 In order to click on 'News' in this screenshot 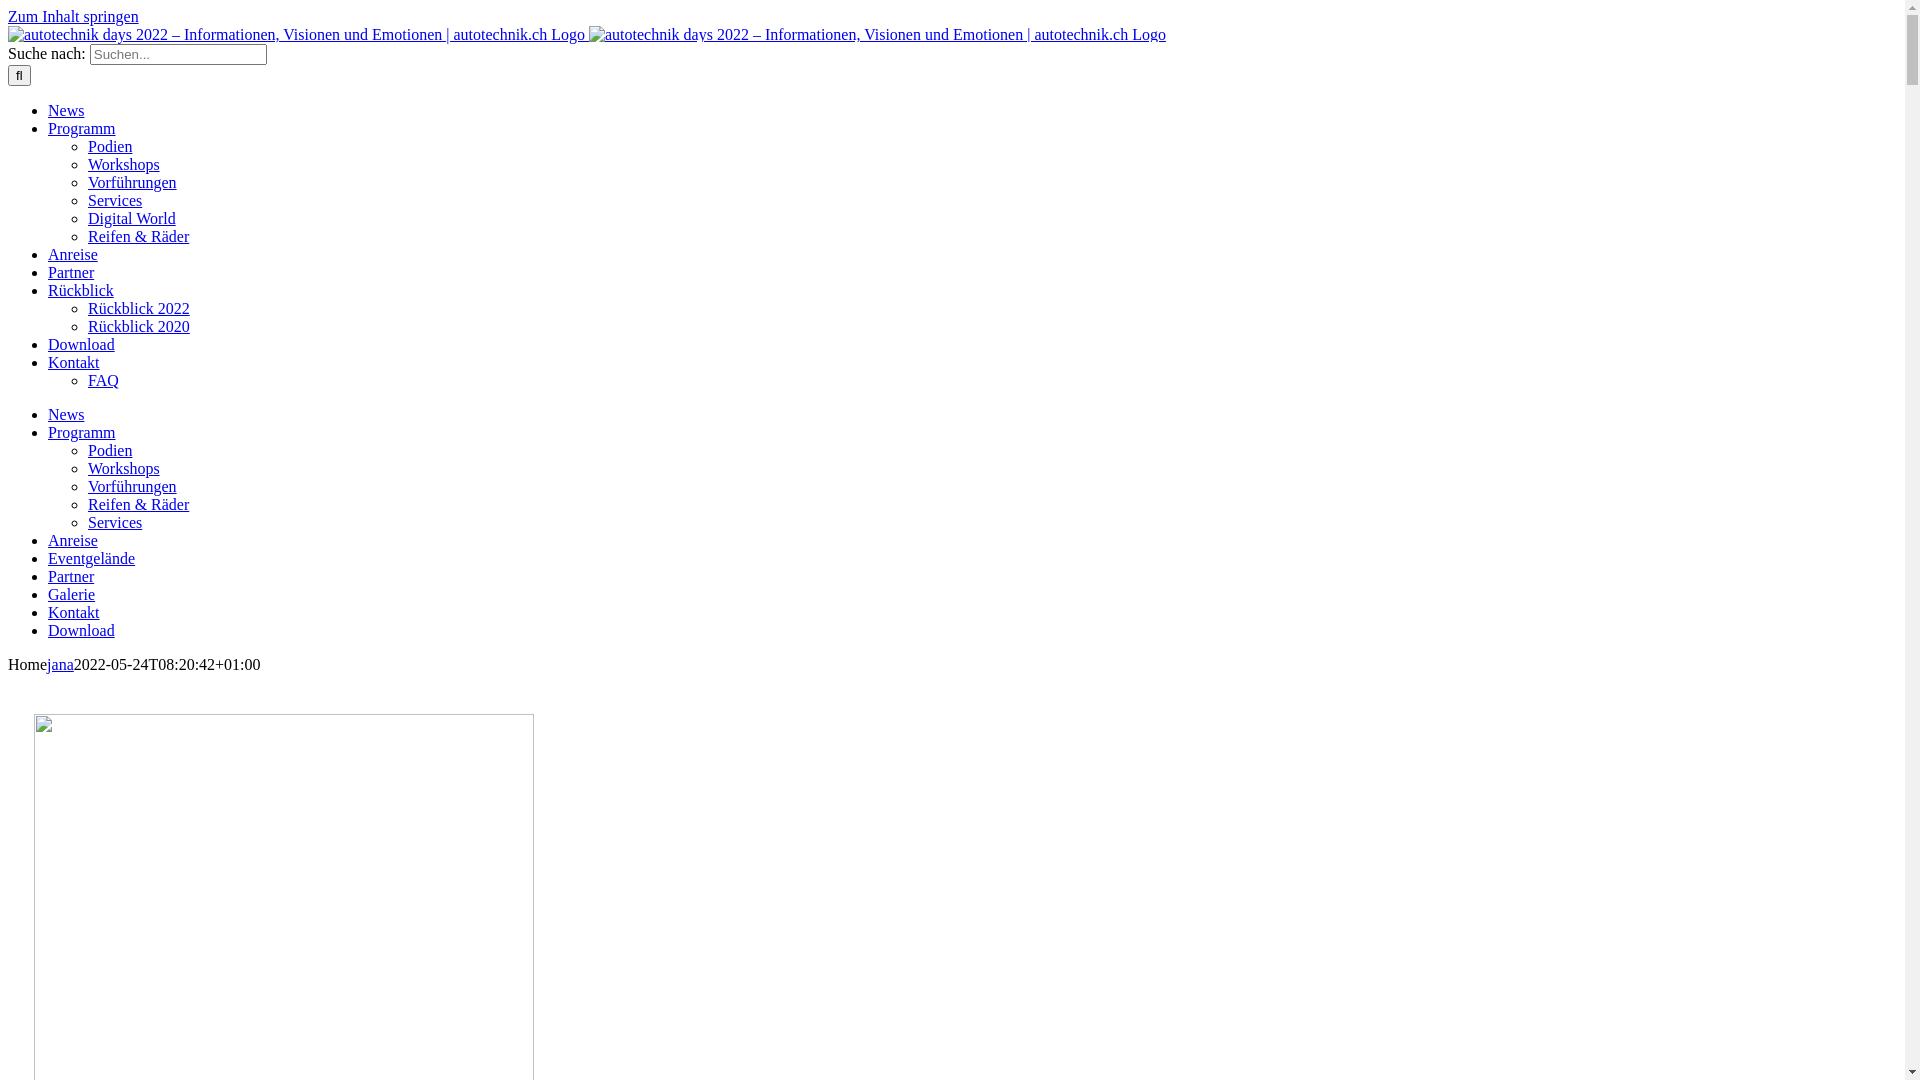, I will do `click(66, 110)`.